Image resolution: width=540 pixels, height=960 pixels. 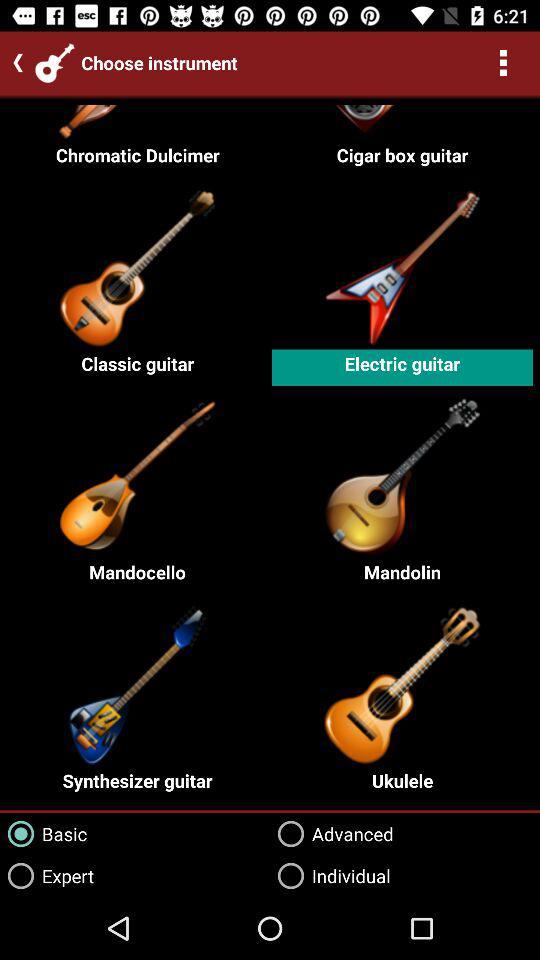 I want to click on the last image which is on right, so click(x=401, y=683).